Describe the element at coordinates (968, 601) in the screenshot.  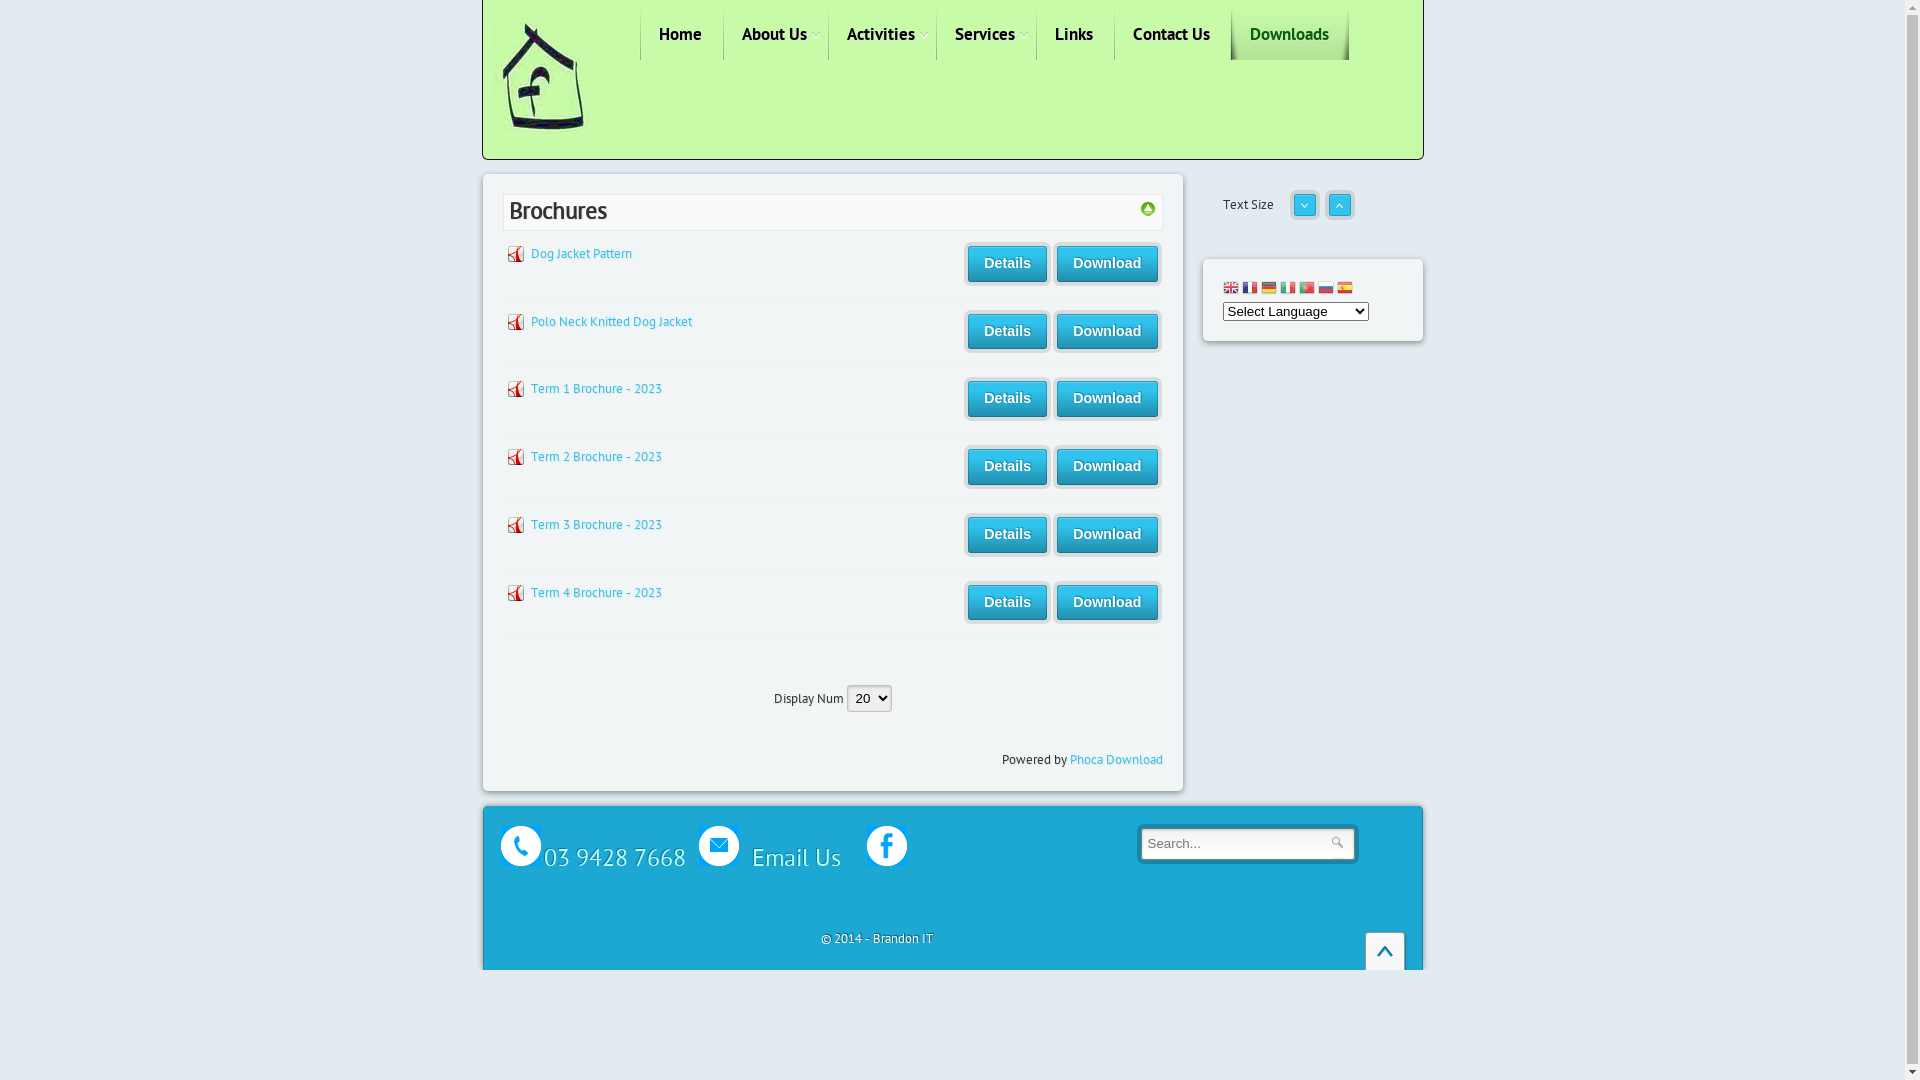
I see `'Details'` at that location.